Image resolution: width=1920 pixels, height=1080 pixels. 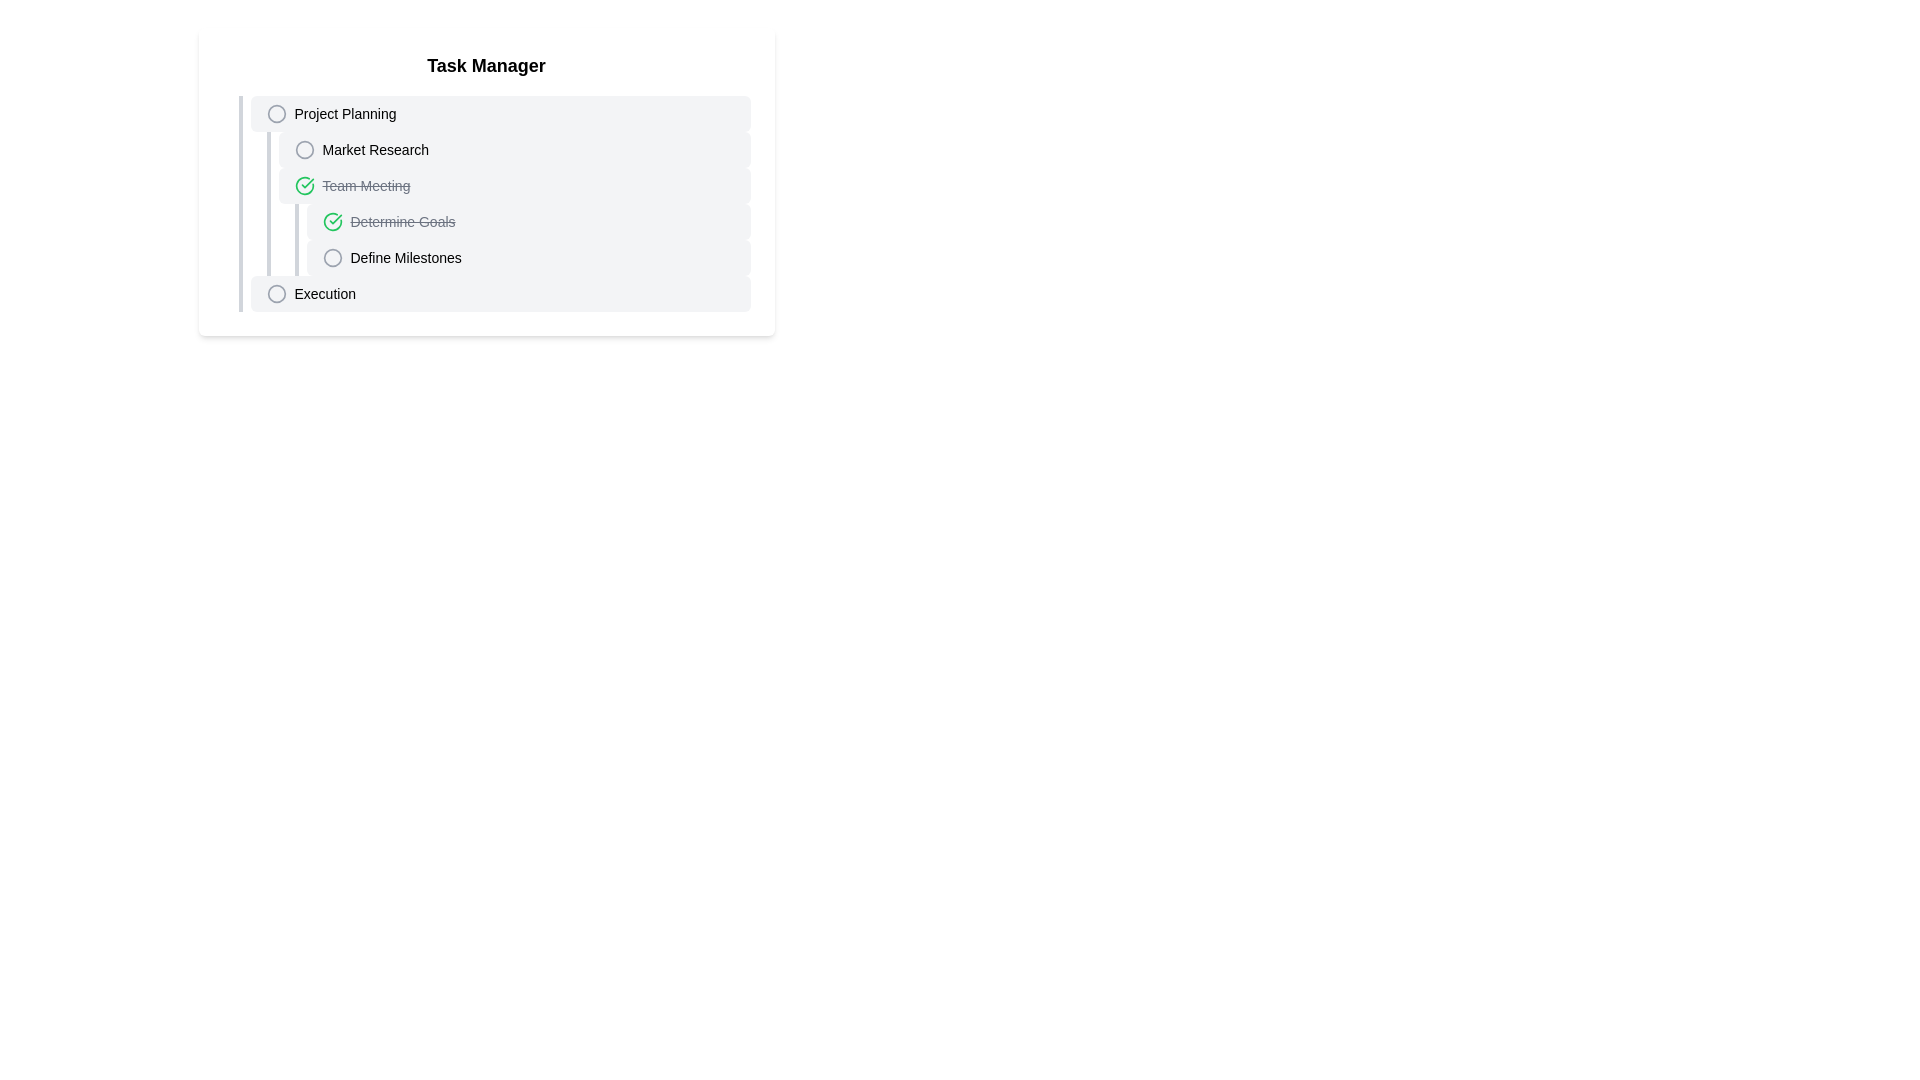 What do you see at coordinates (500, 293) in the screenshot?
I see `the fifth list item titled 'Execution' in the 'Task Manager' section by moving the cursor to its center point` at bounding box center [500, 293].